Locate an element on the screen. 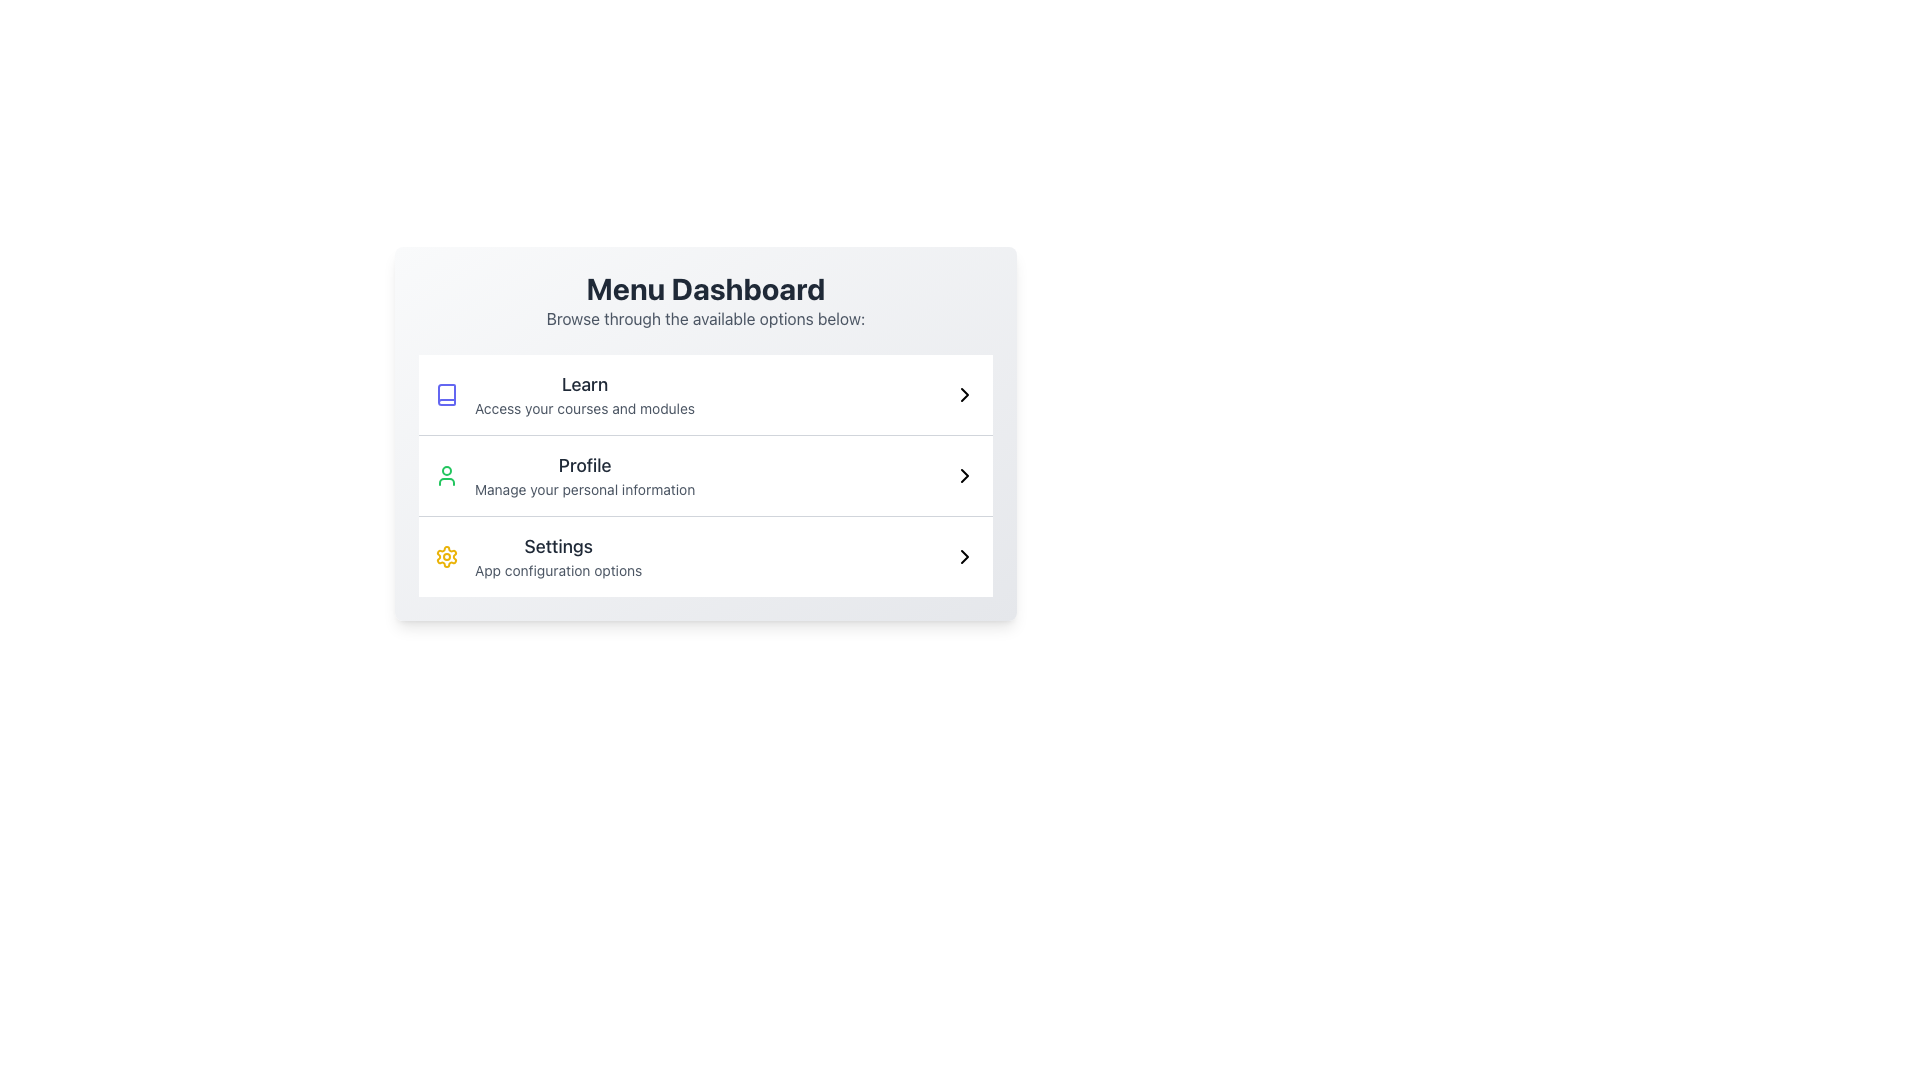 The image size is (1920, 1080). the 'Profile' clickable menu item, which contains the text 'Profile' in bold and 'Manage your personal information' in smaller text, positioned below an icon and aligned within a card-like grouping is located at coordinates (584, 475).